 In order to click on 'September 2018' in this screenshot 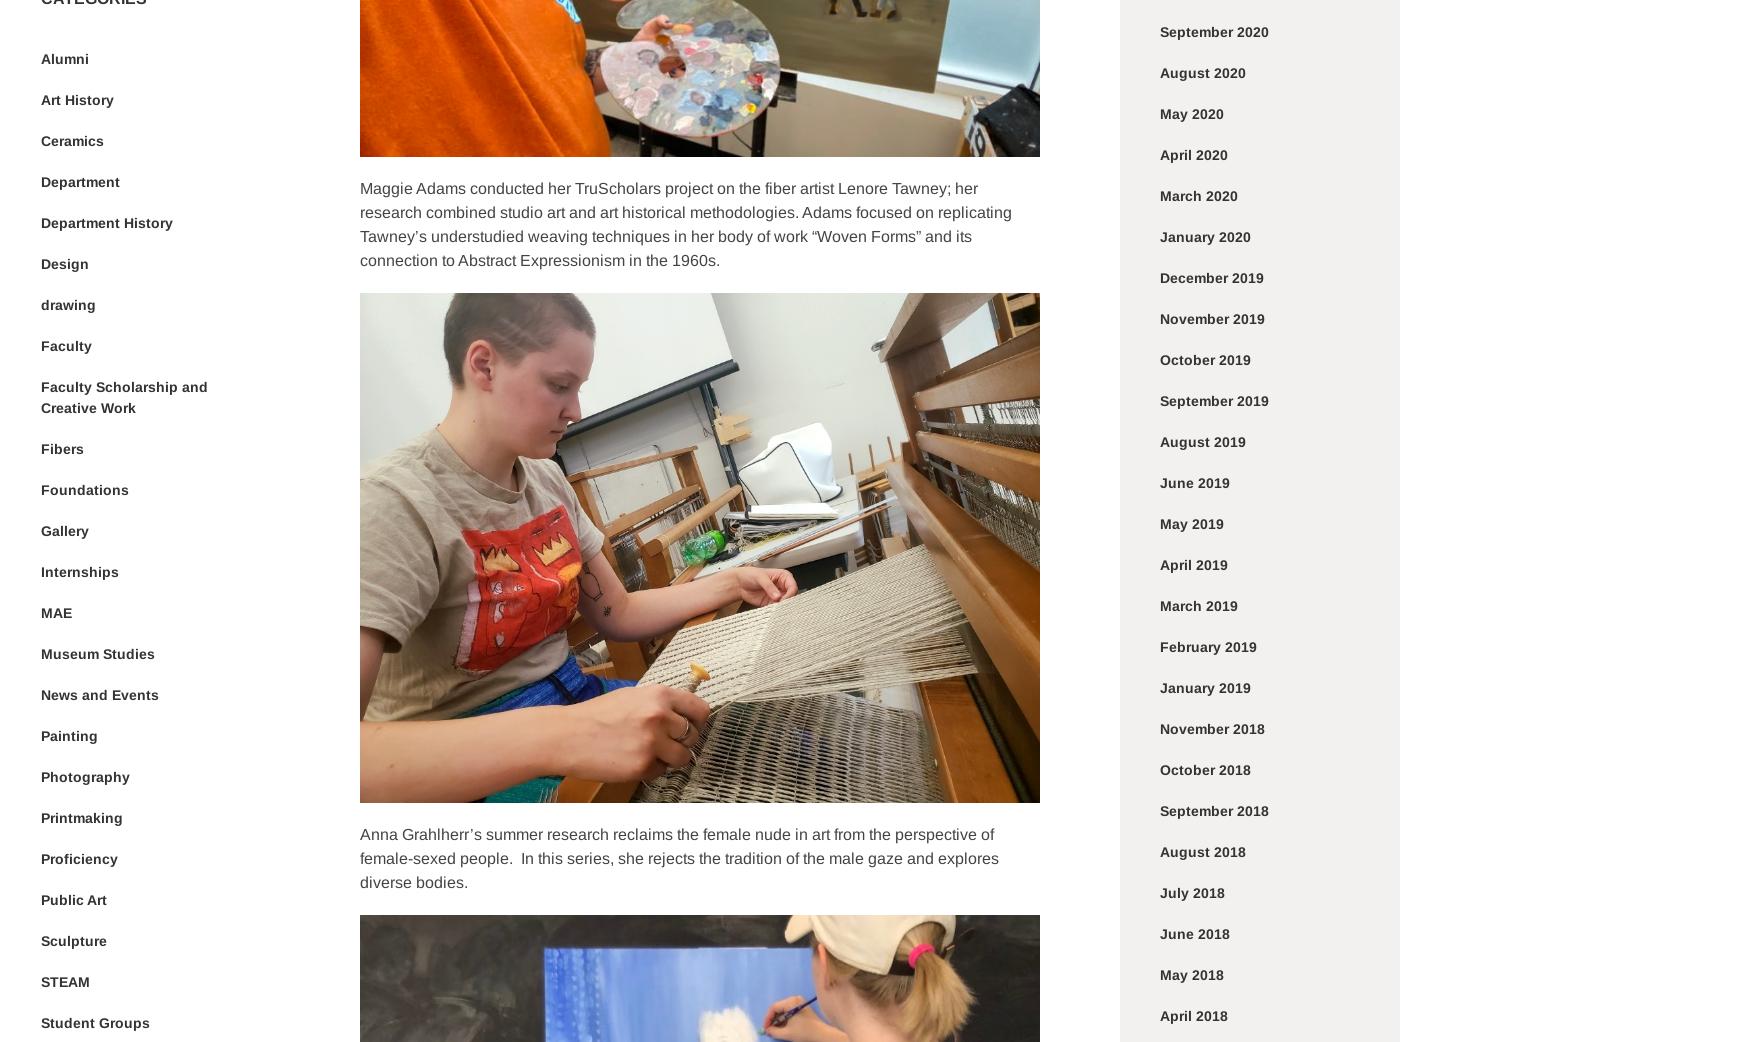, I will do `click(1159, 810)`.